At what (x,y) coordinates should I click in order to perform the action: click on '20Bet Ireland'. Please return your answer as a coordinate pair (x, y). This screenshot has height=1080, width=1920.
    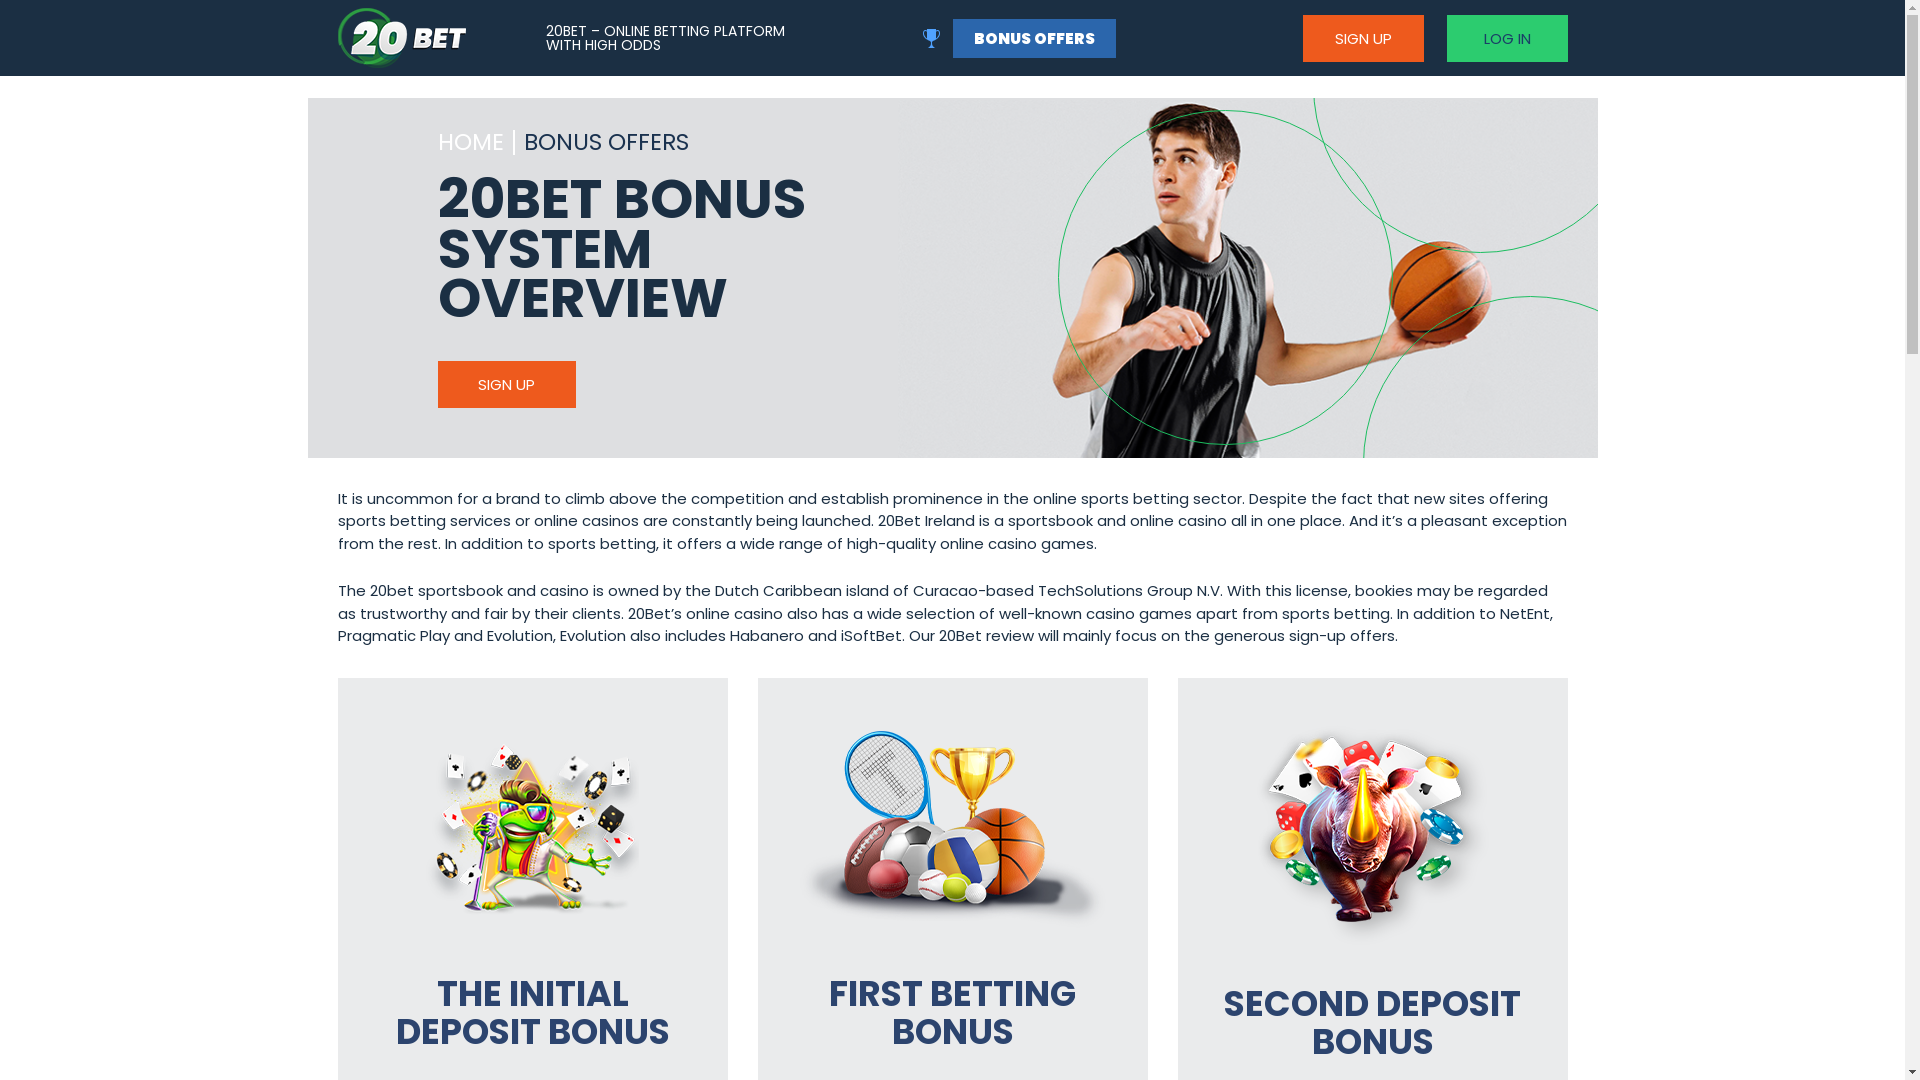
    Looking at the image, I should click on (401, 38).